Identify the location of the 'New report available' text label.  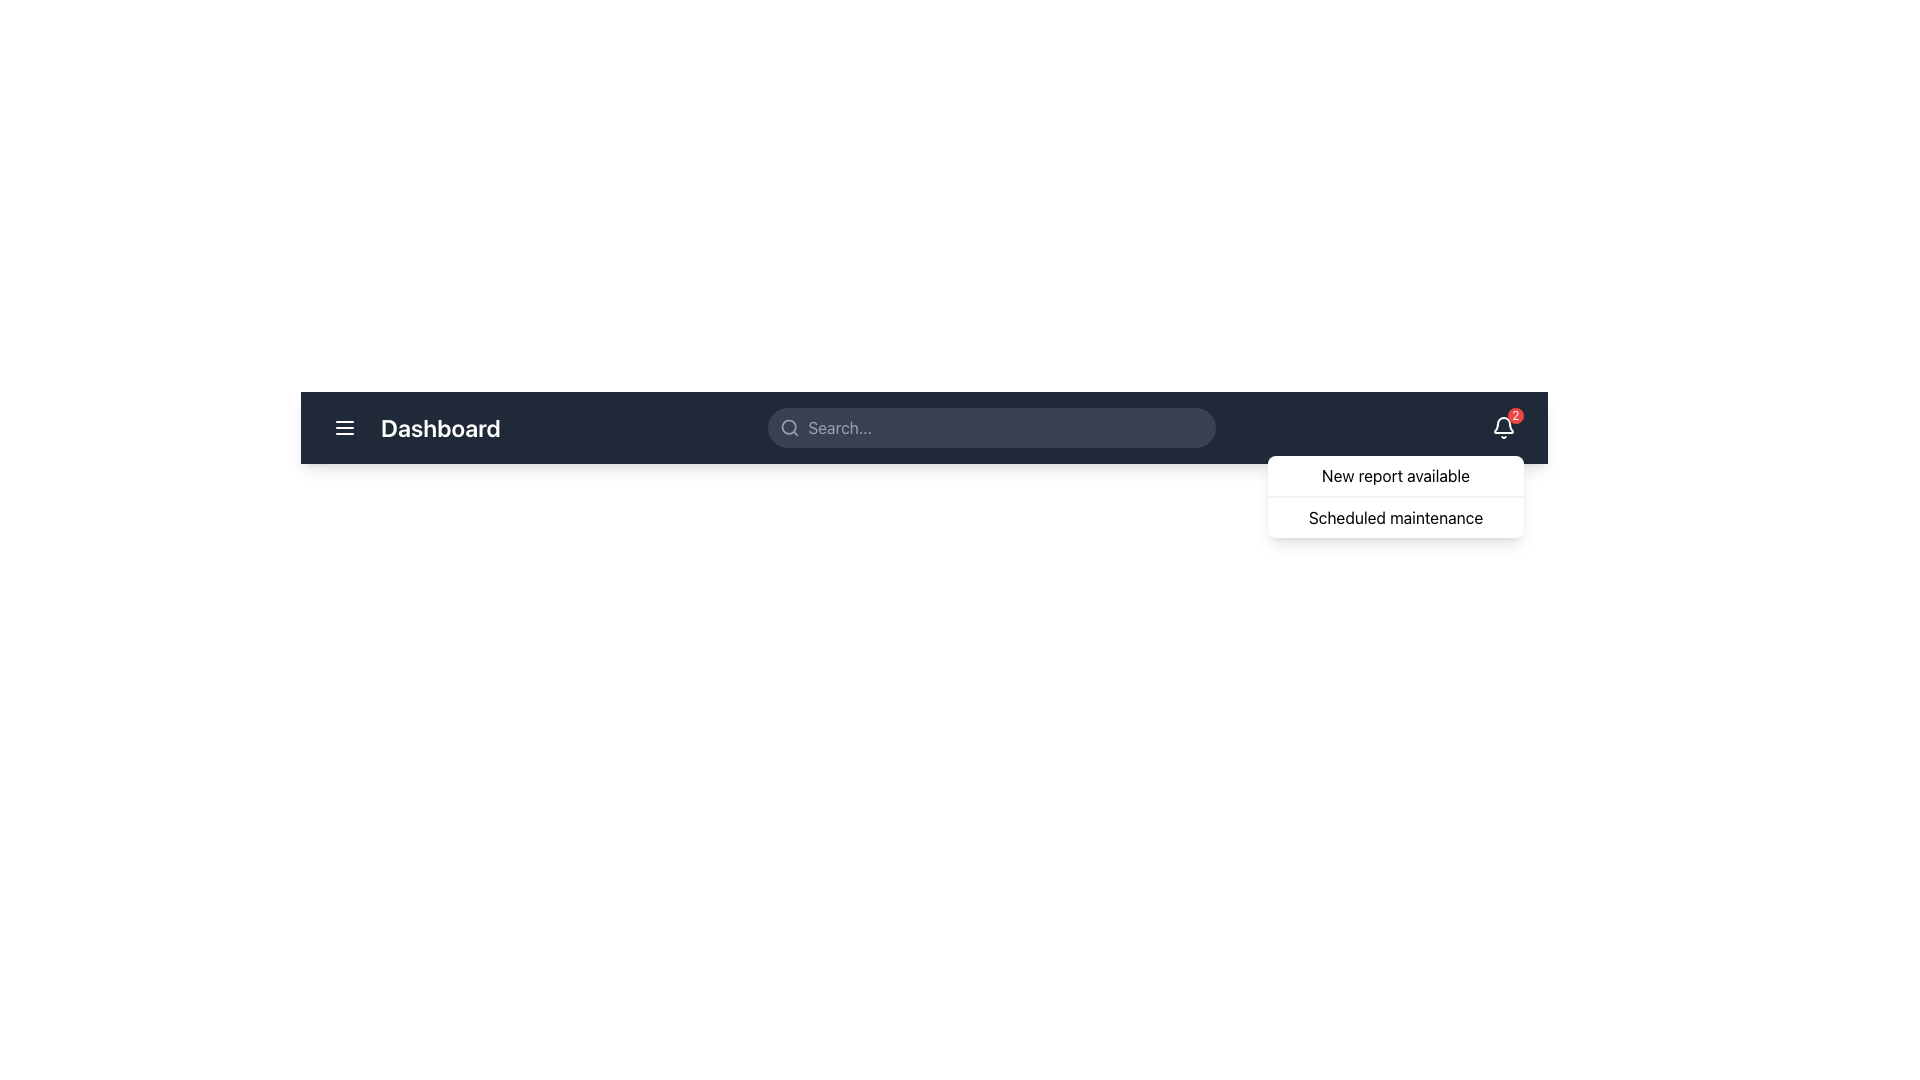
(1395, 475).